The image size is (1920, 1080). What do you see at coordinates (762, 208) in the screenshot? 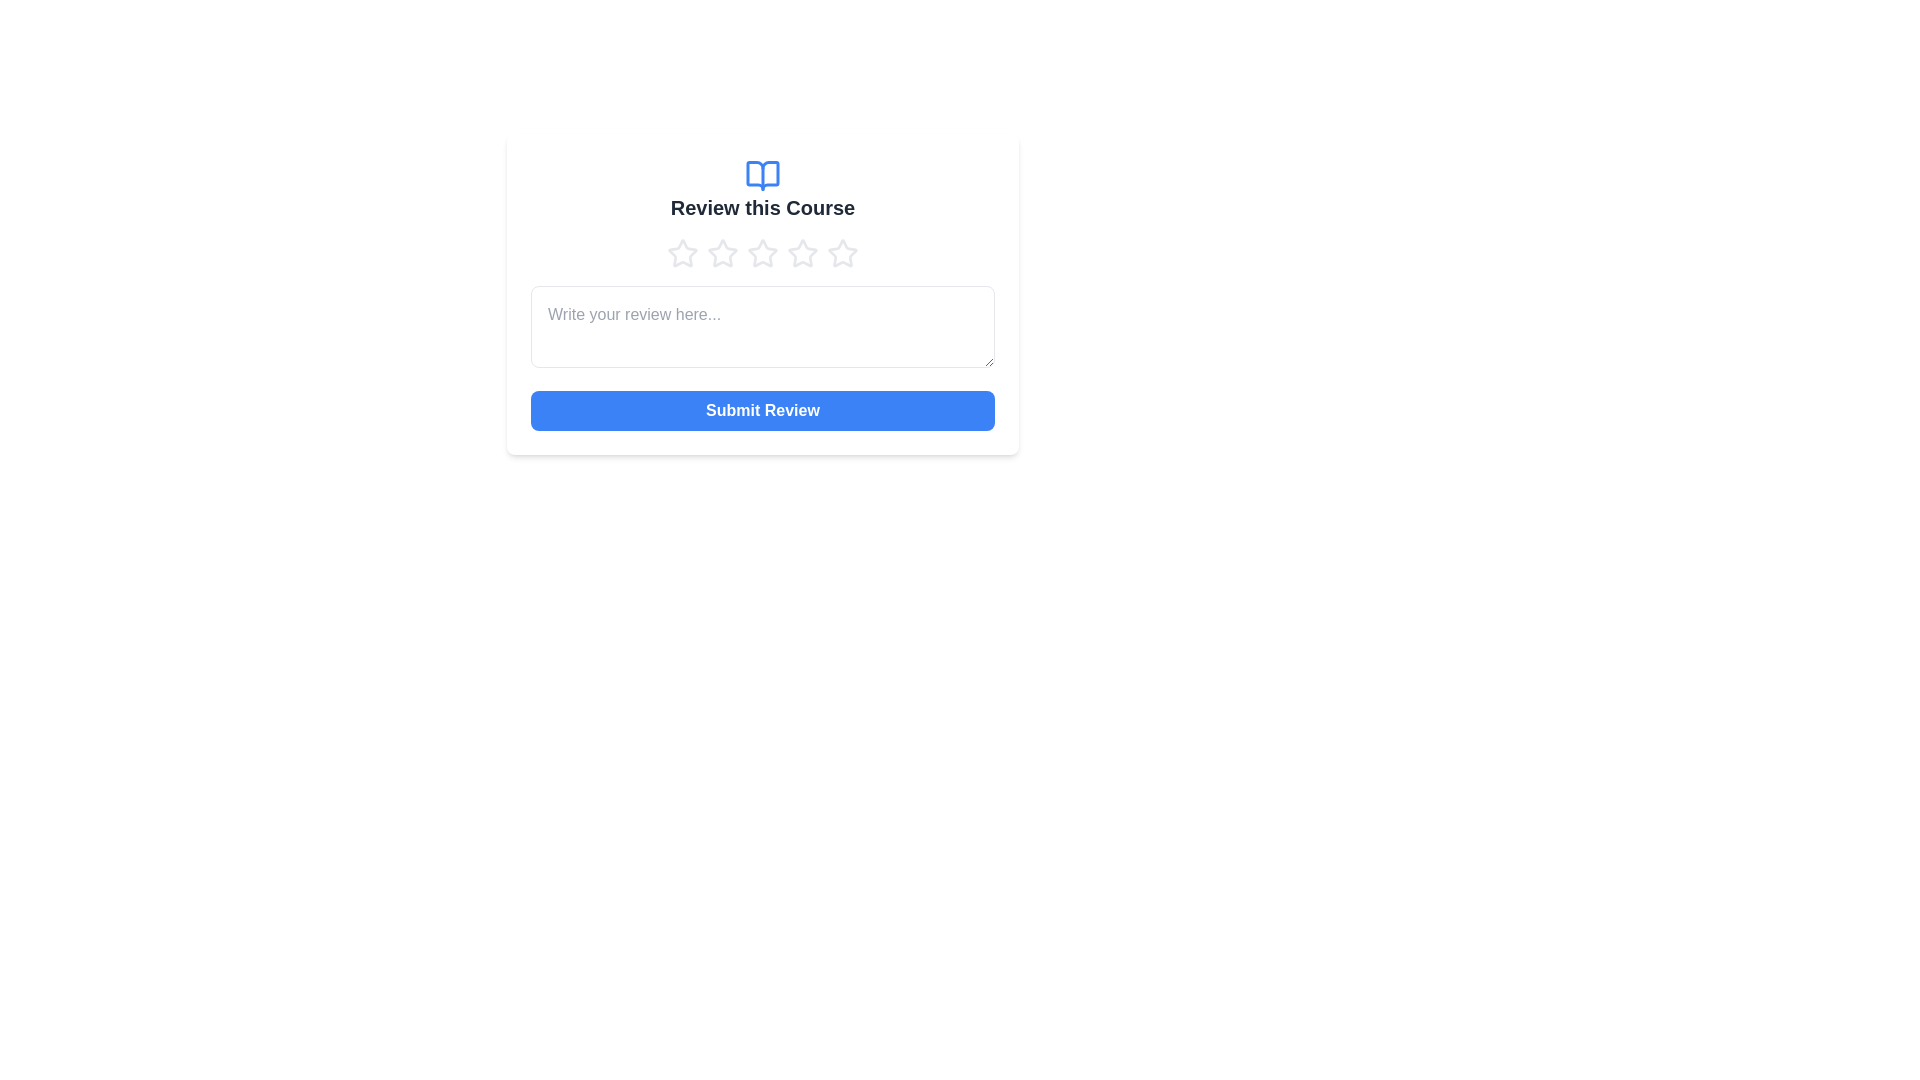
I see `the text label that displays 'Review this Course', which is bold and dark gray, indicating the reviewing section` at bounding box center [762, 208].